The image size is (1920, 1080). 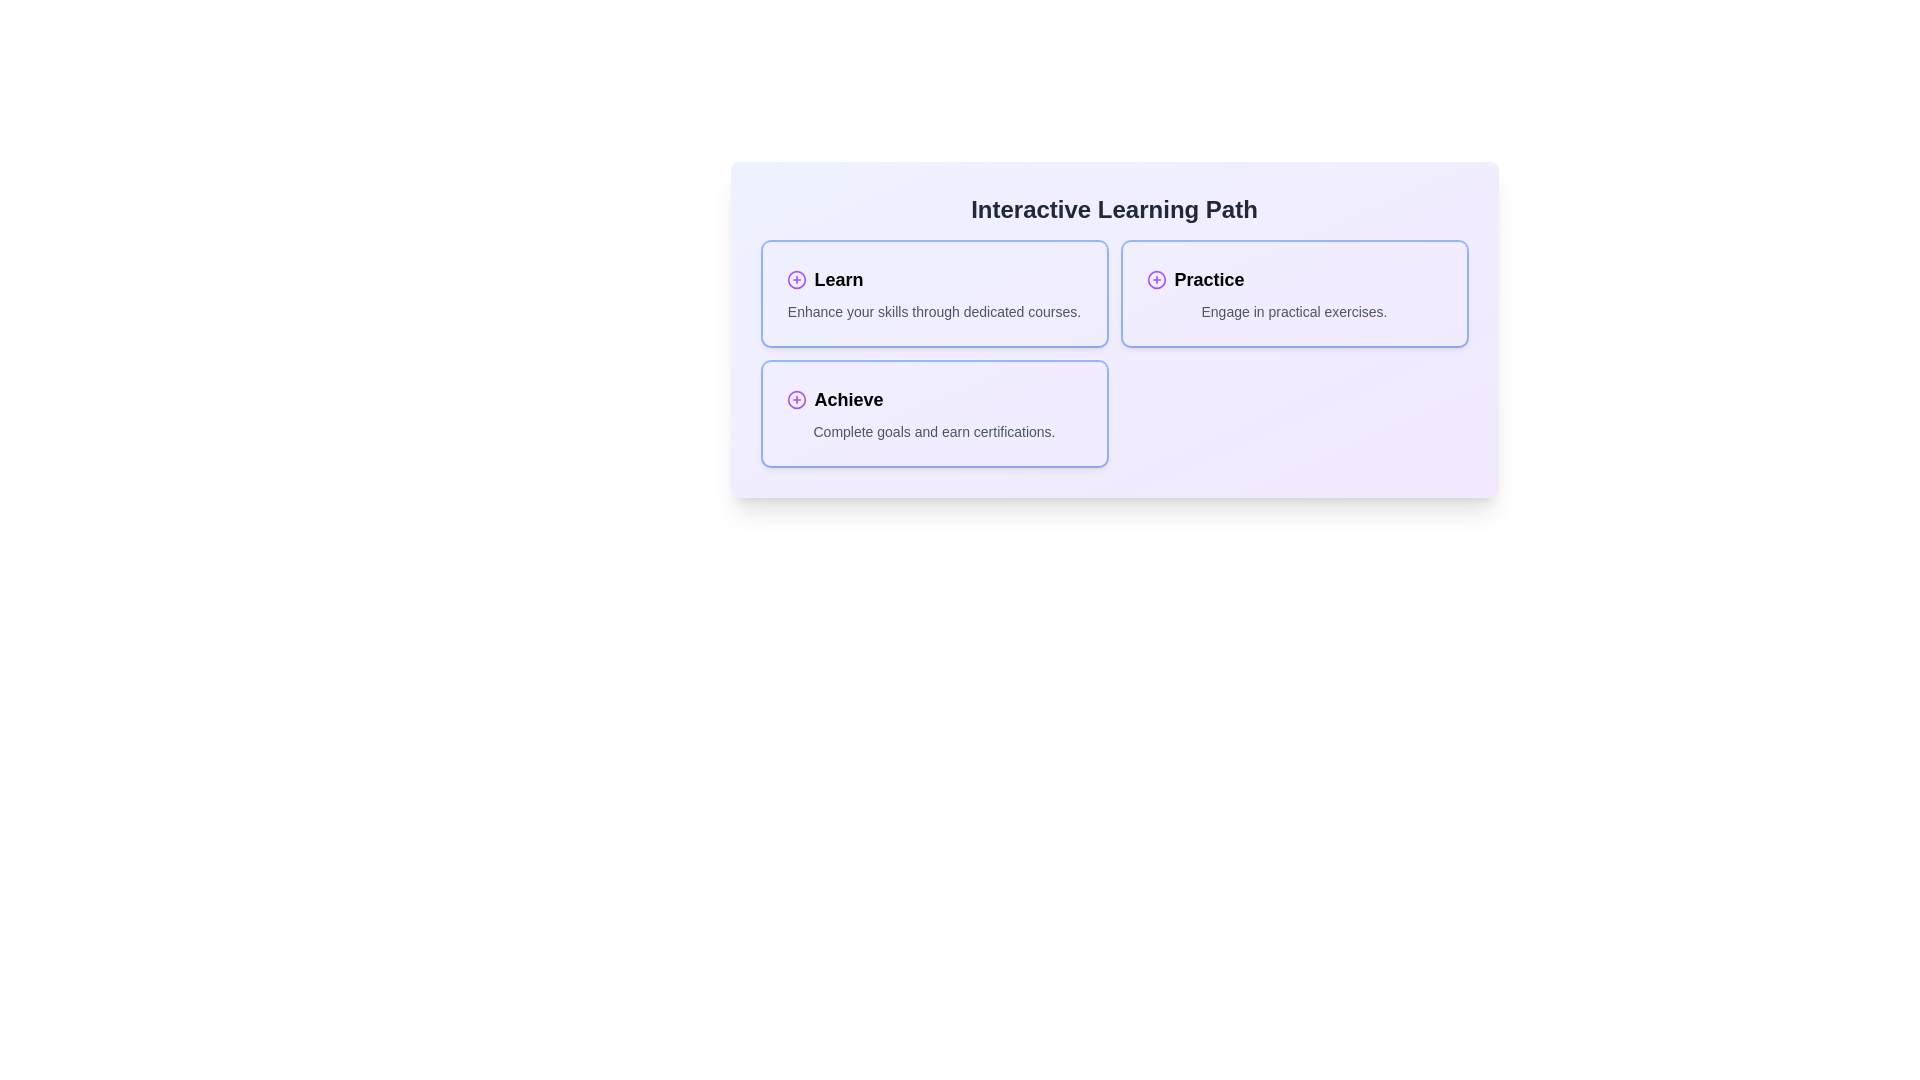 I want to click on the descriptive subtitle text located inside the 'Practice' card, which is positioned in the top-right section of the UI layout, so click(x=1294, y=312).